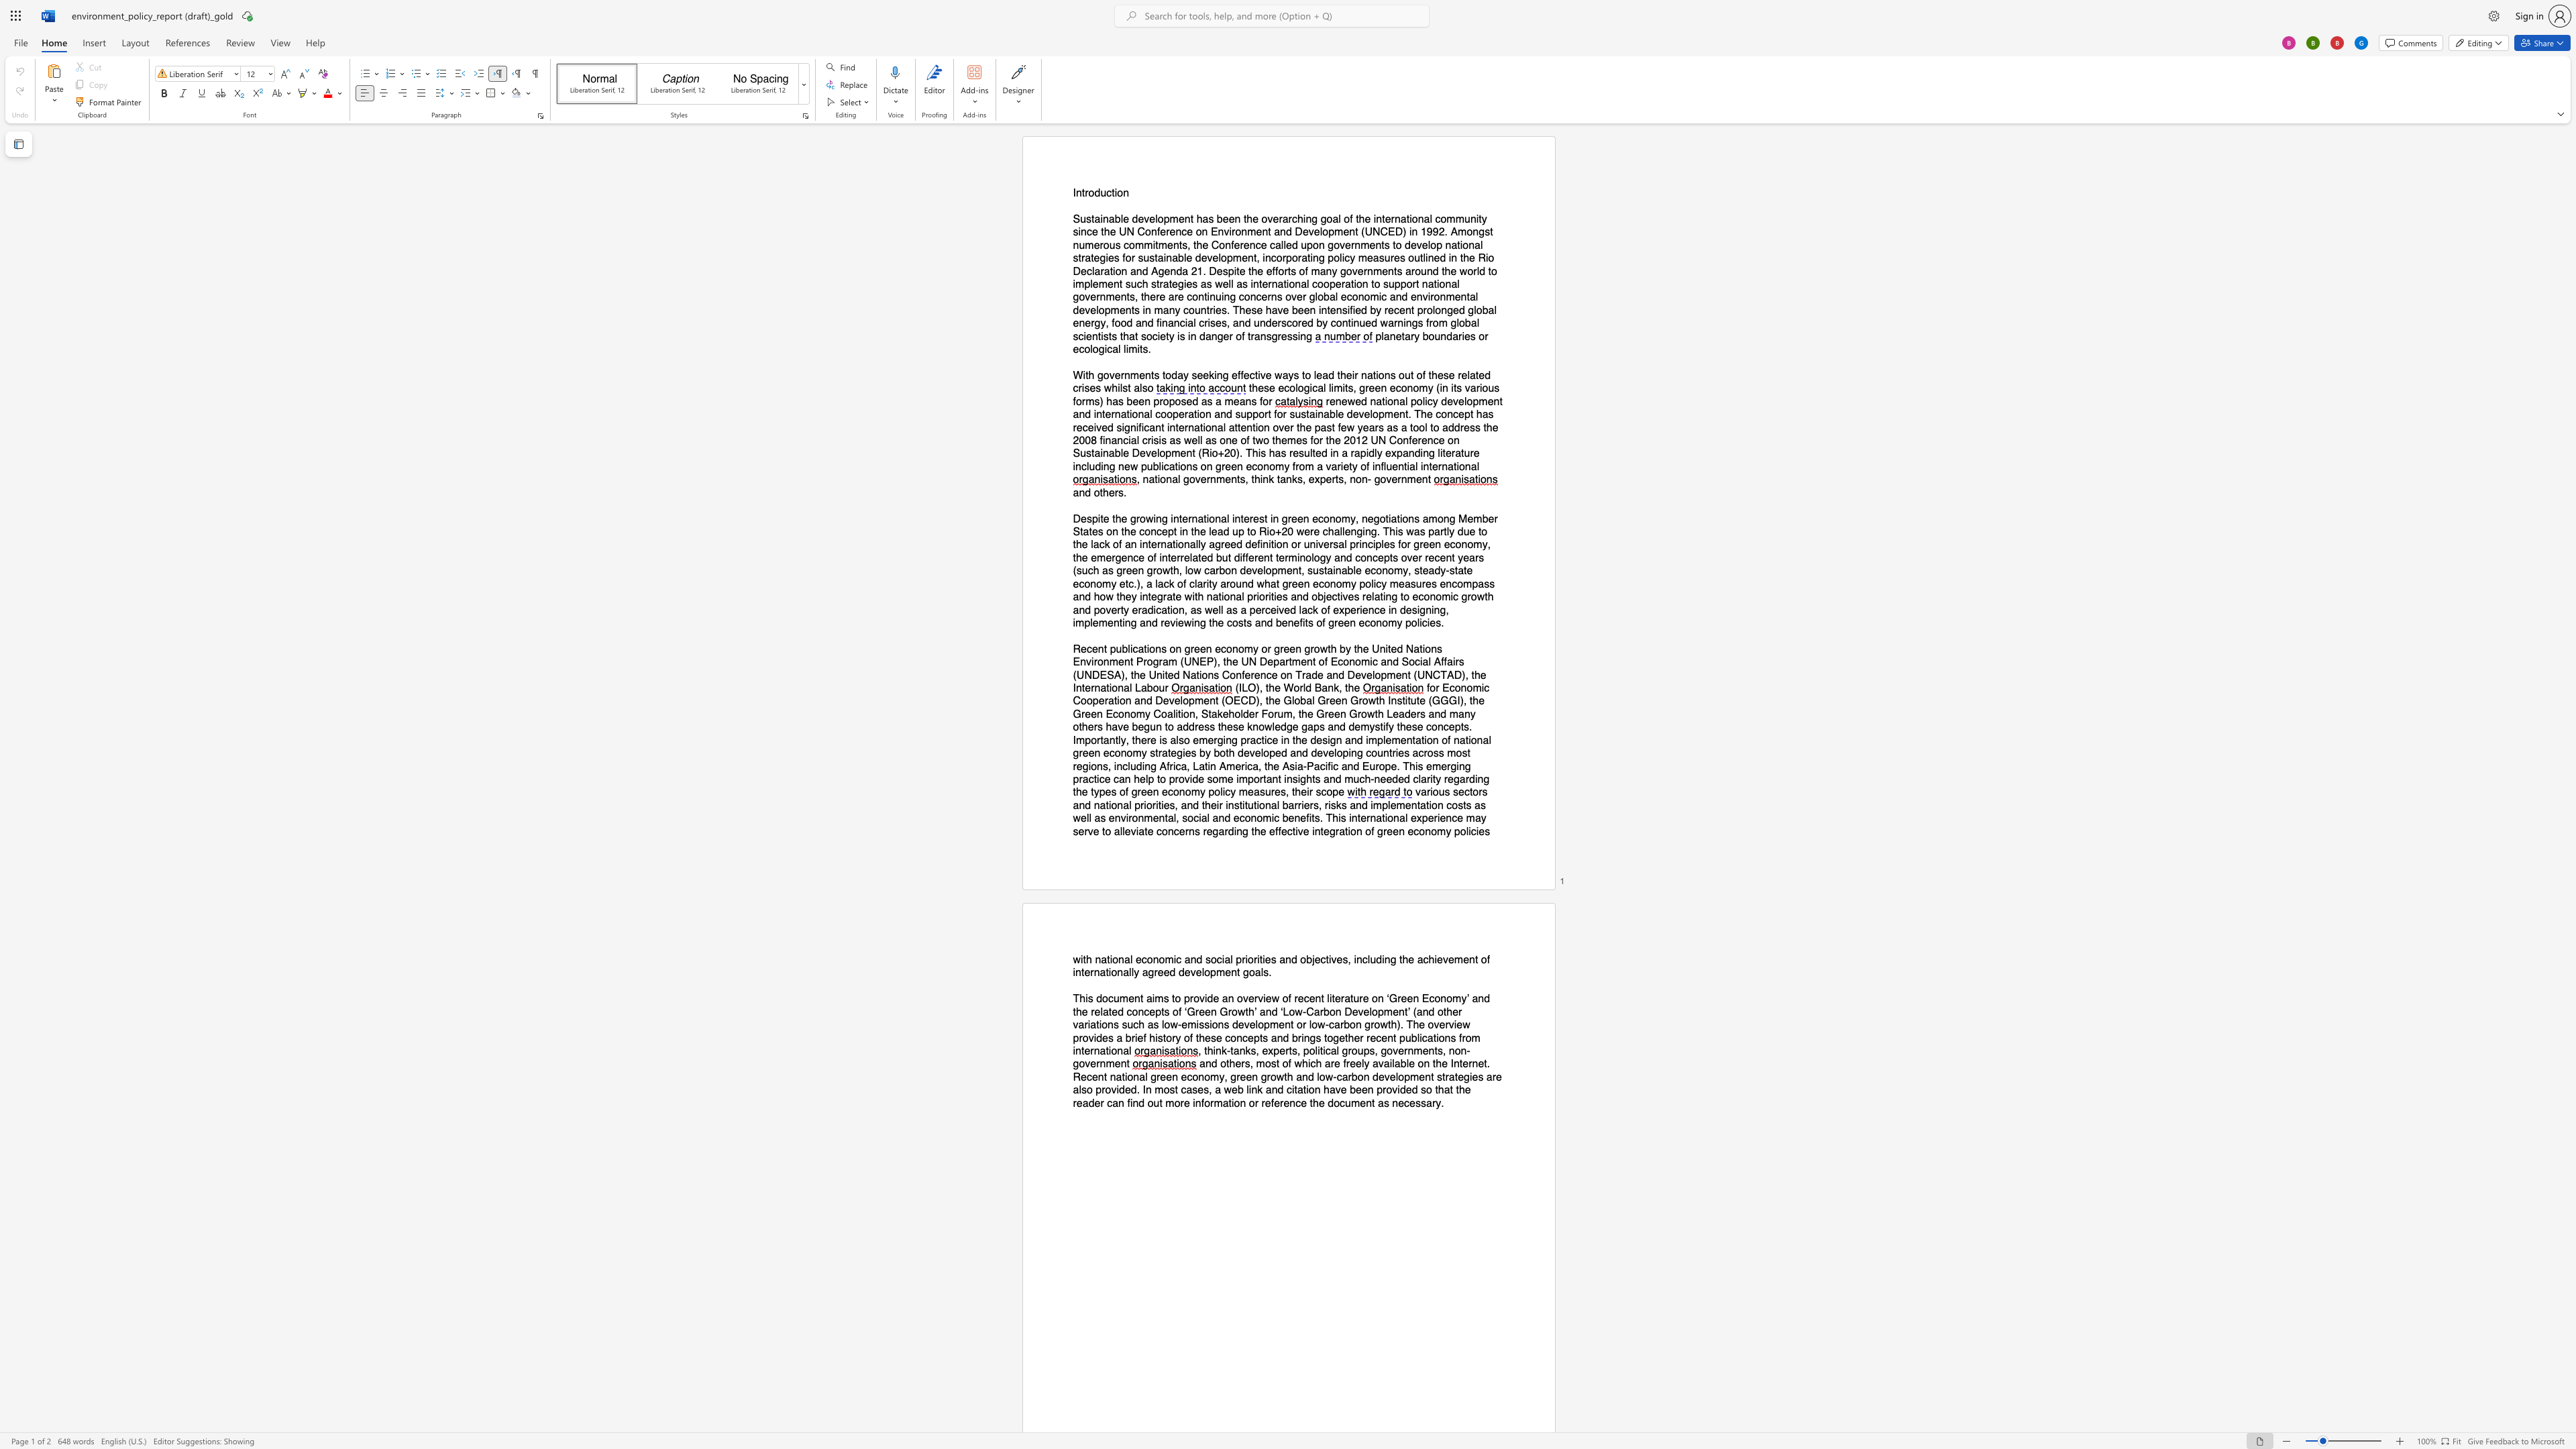  What do you see at coordinates (1289, 1050) in the screenshot?
I see `the 3th character "t" in the text` at bounding box center [1289, 1050].